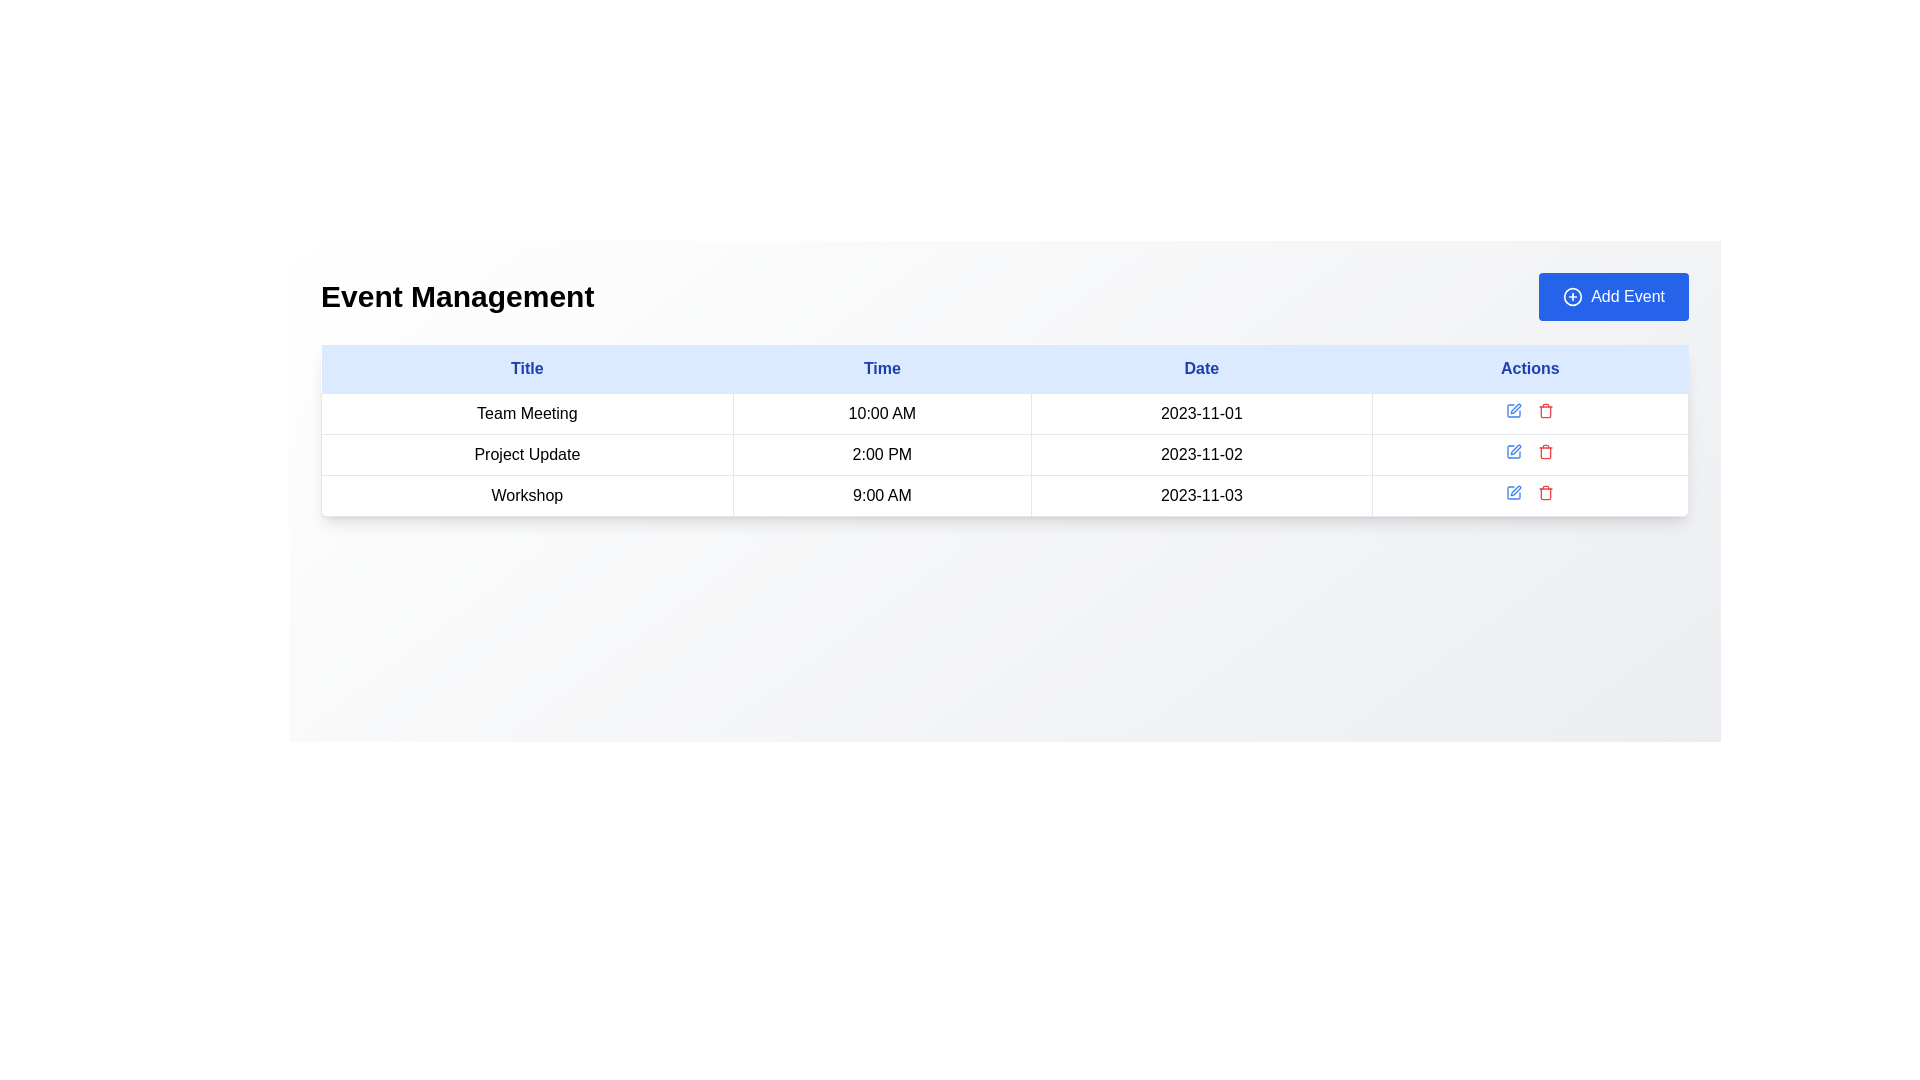  What do you see at coordinates (1529, 495) in the screenshot?
I see `the interactive cell in the 'Actions' column of the 'Event Management' table for the 'Workshop' event` at bounding box center [1529, 495].